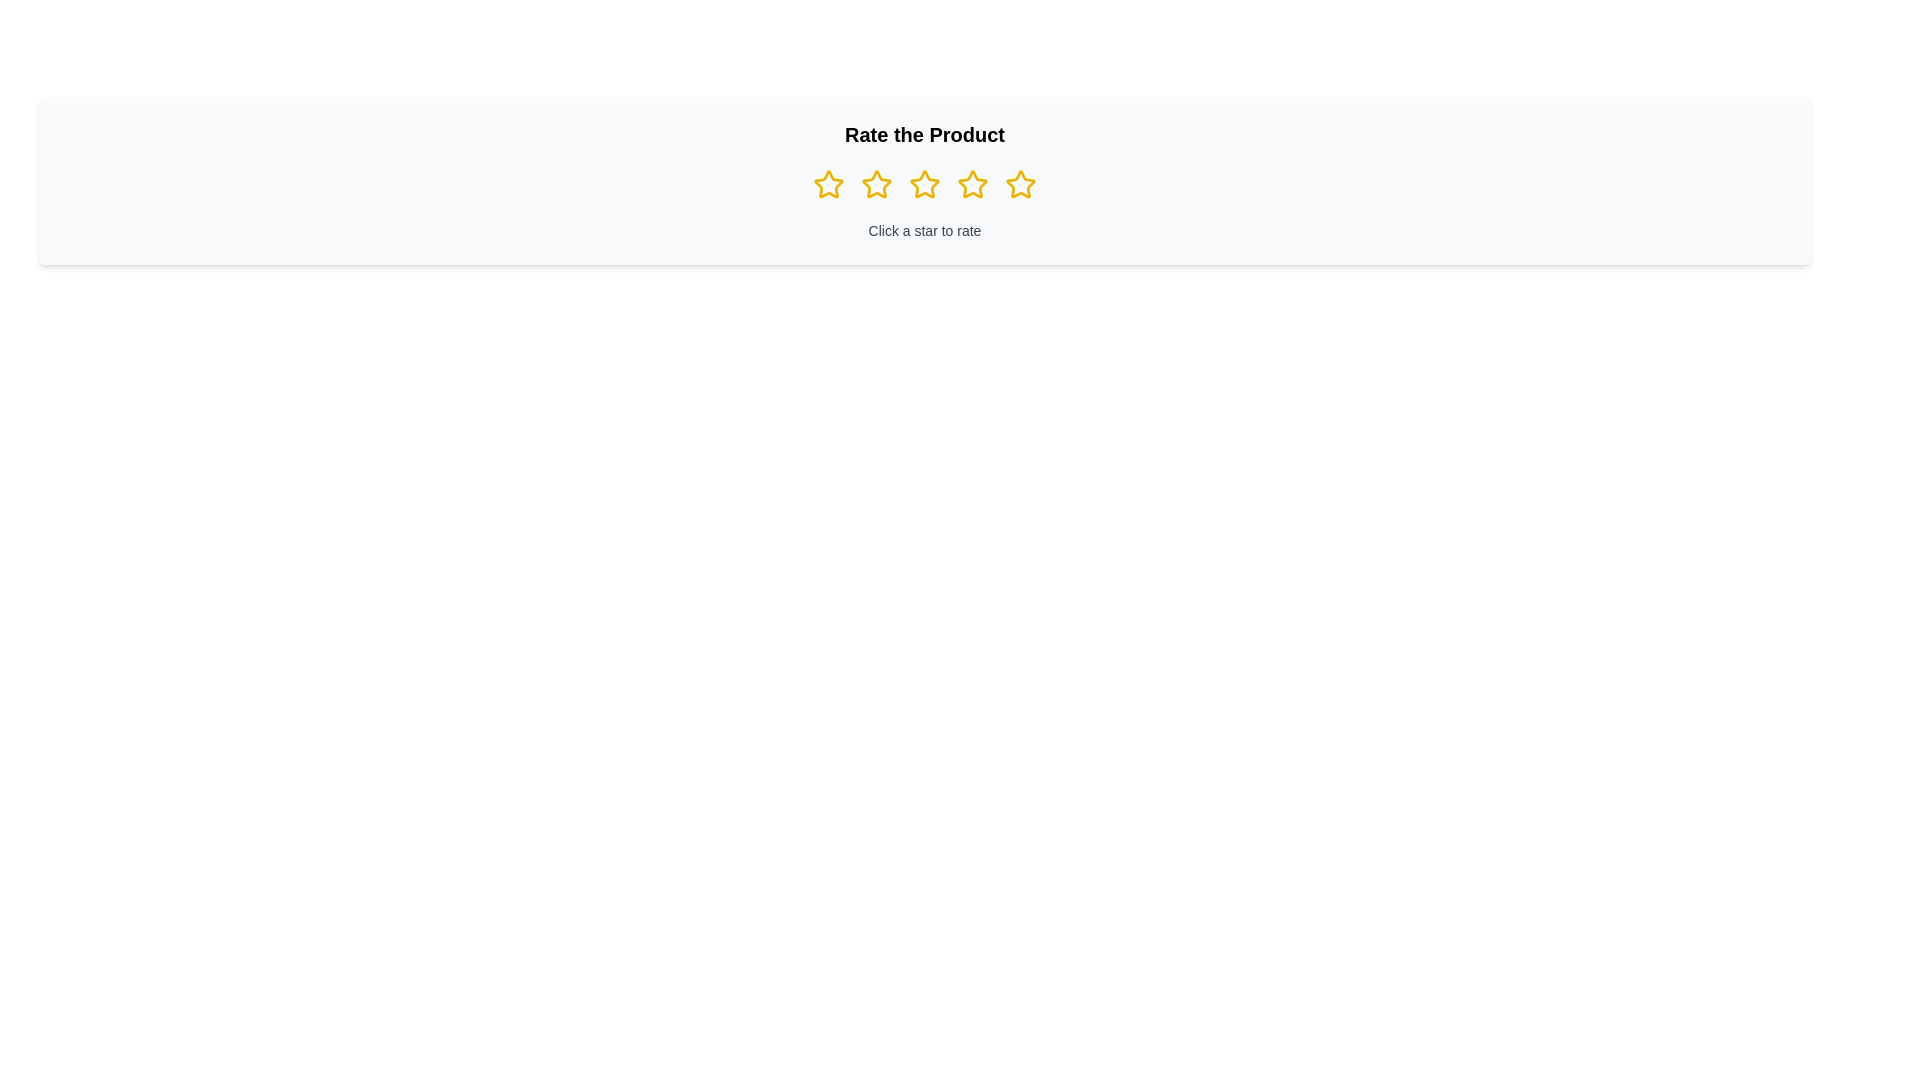  What do you see at coordinates (973, 184) in the screenshot?
I see `the third star` at bounding box center [973, 184].